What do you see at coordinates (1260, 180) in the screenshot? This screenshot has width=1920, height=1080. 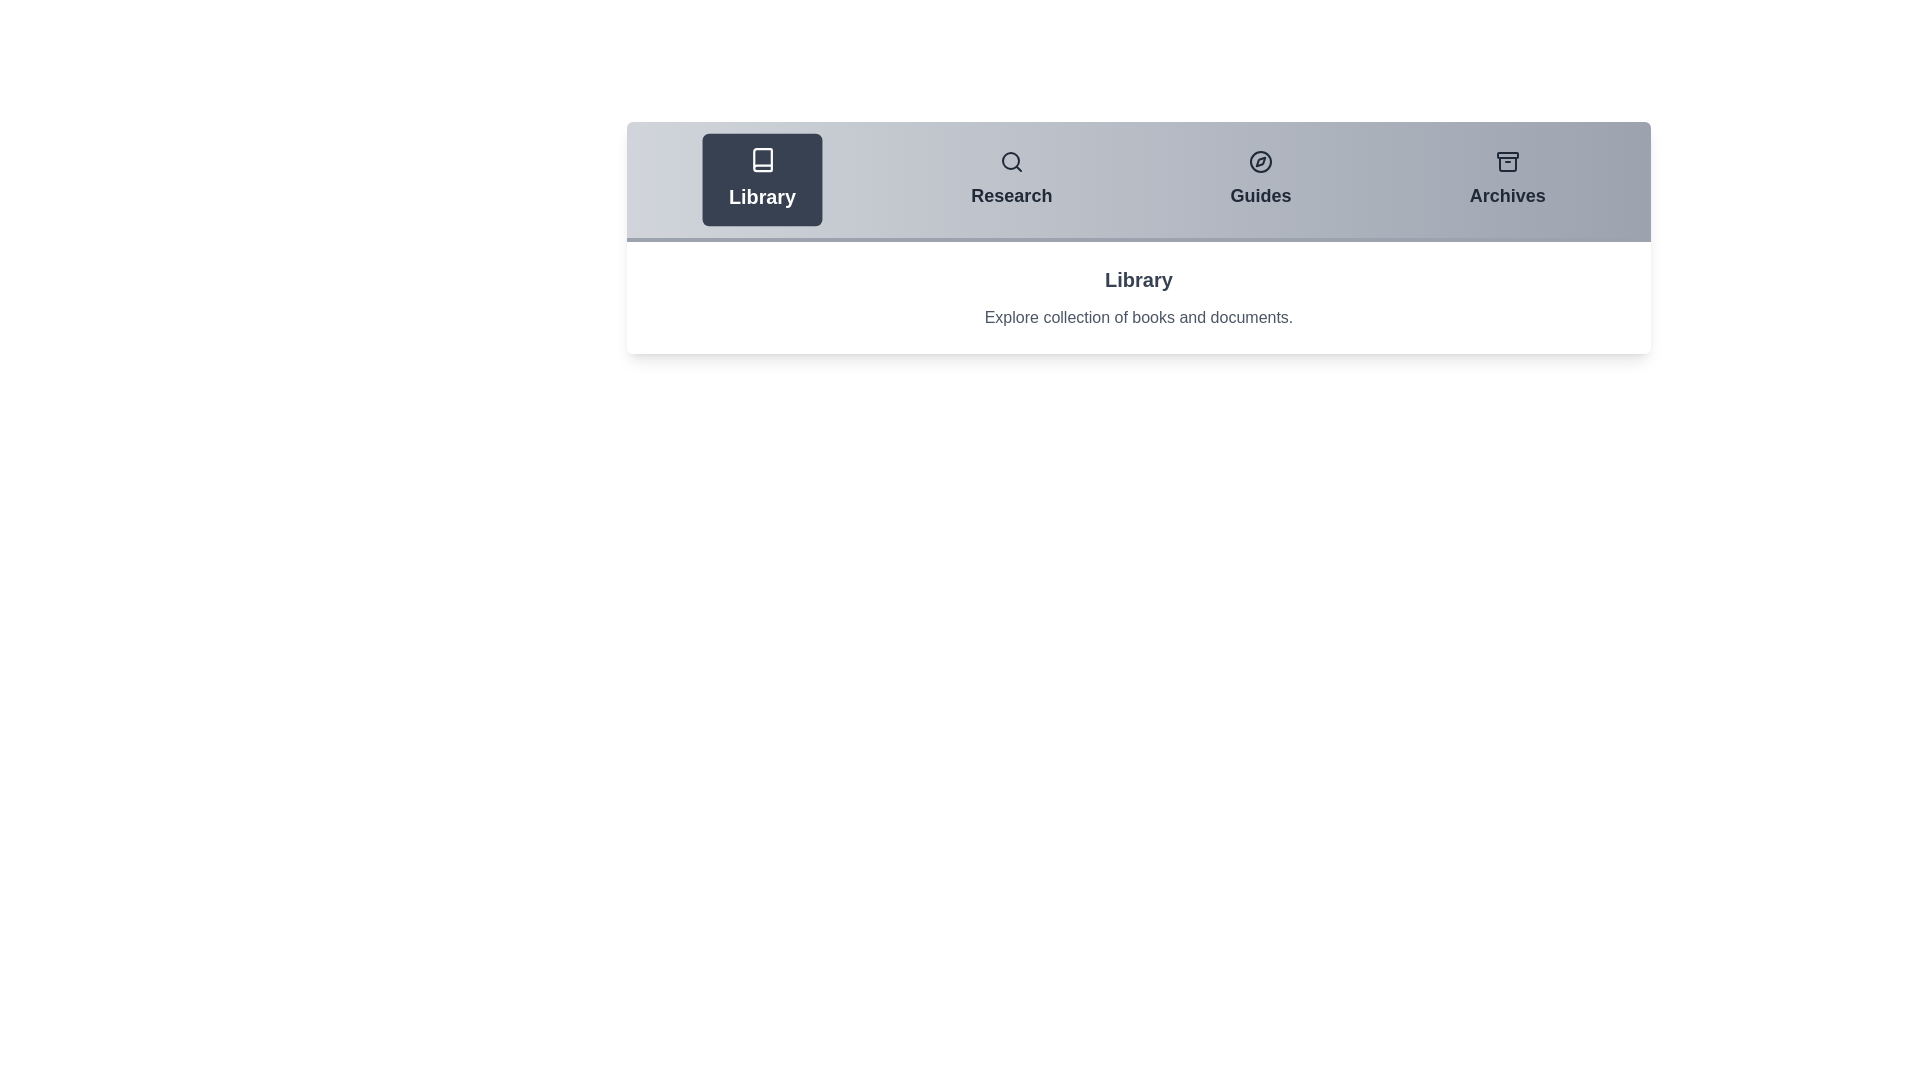 I see `the Guides tab to view its contents` at bounding box center [1260, 180].